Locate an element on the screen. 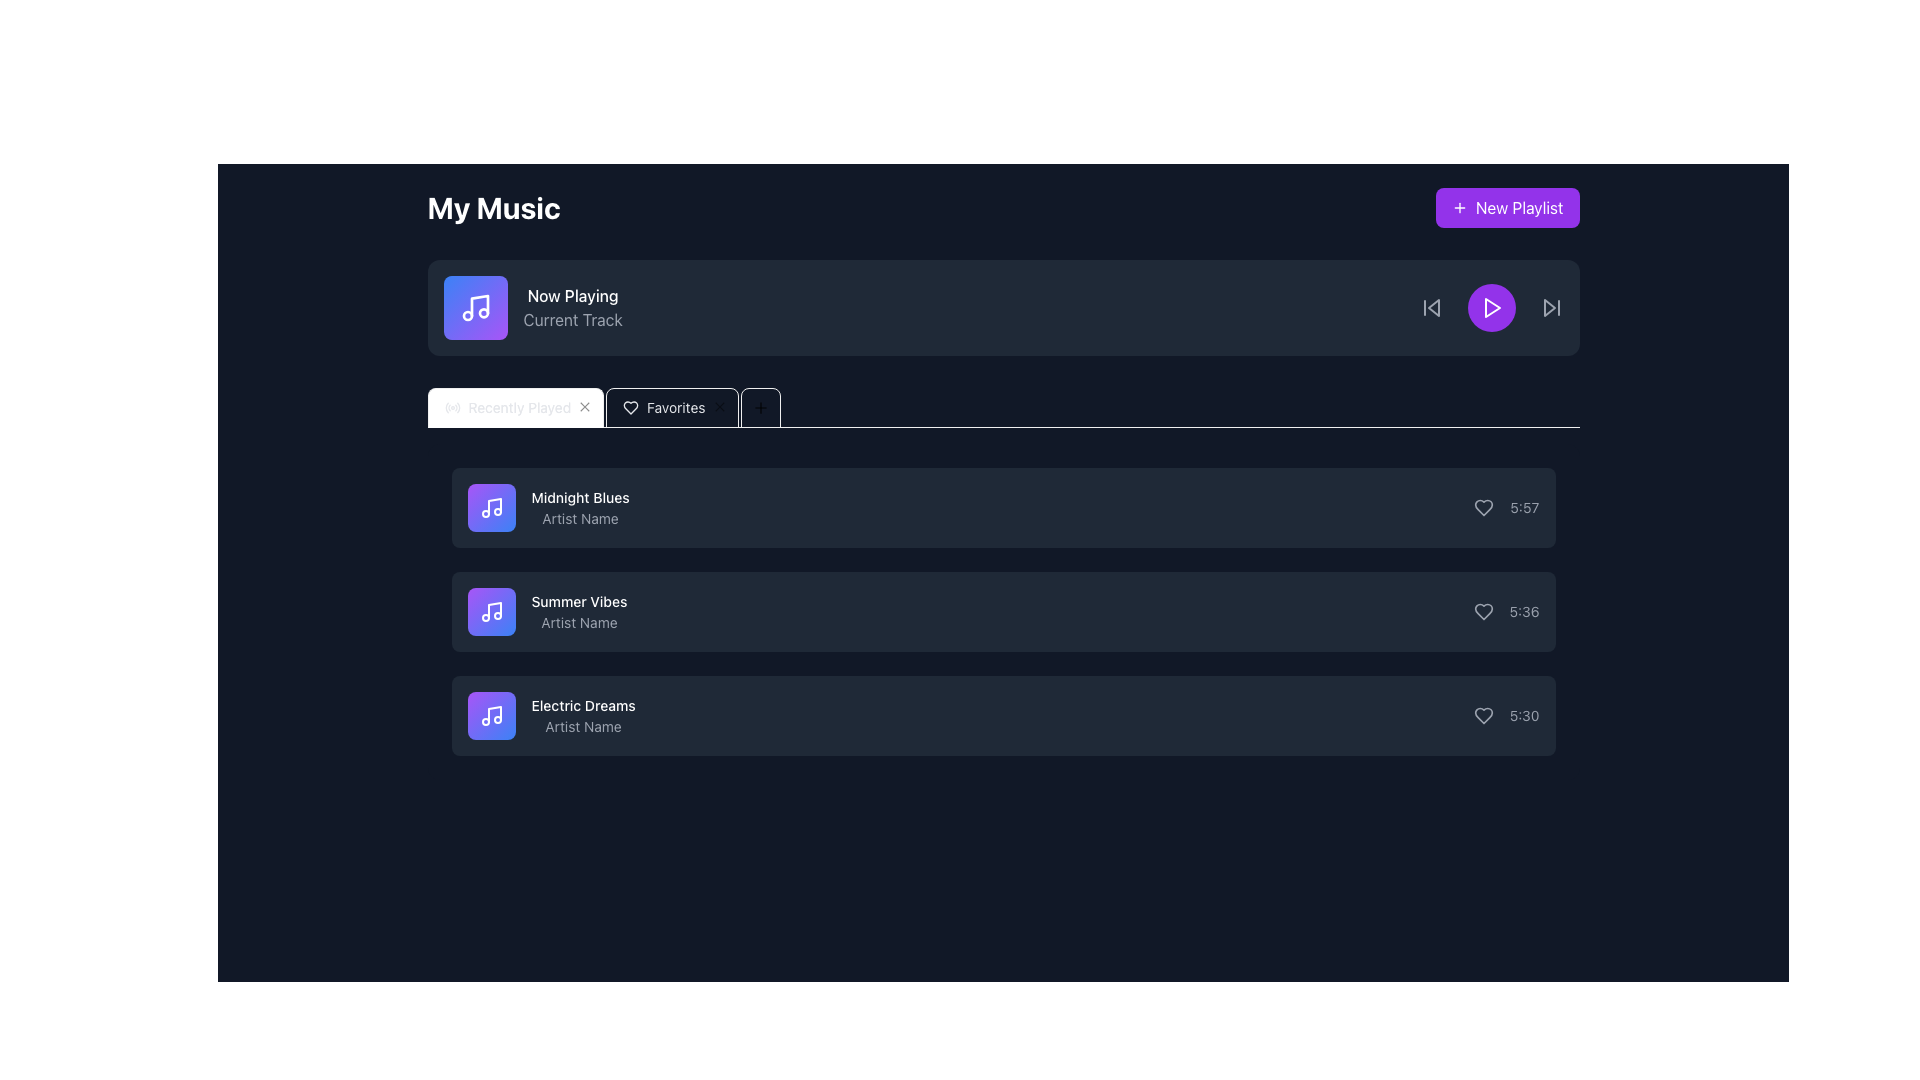  the second music track list item, which contains information about the track and allows interactions such as liking the item is located at coordinates (1003, 611).